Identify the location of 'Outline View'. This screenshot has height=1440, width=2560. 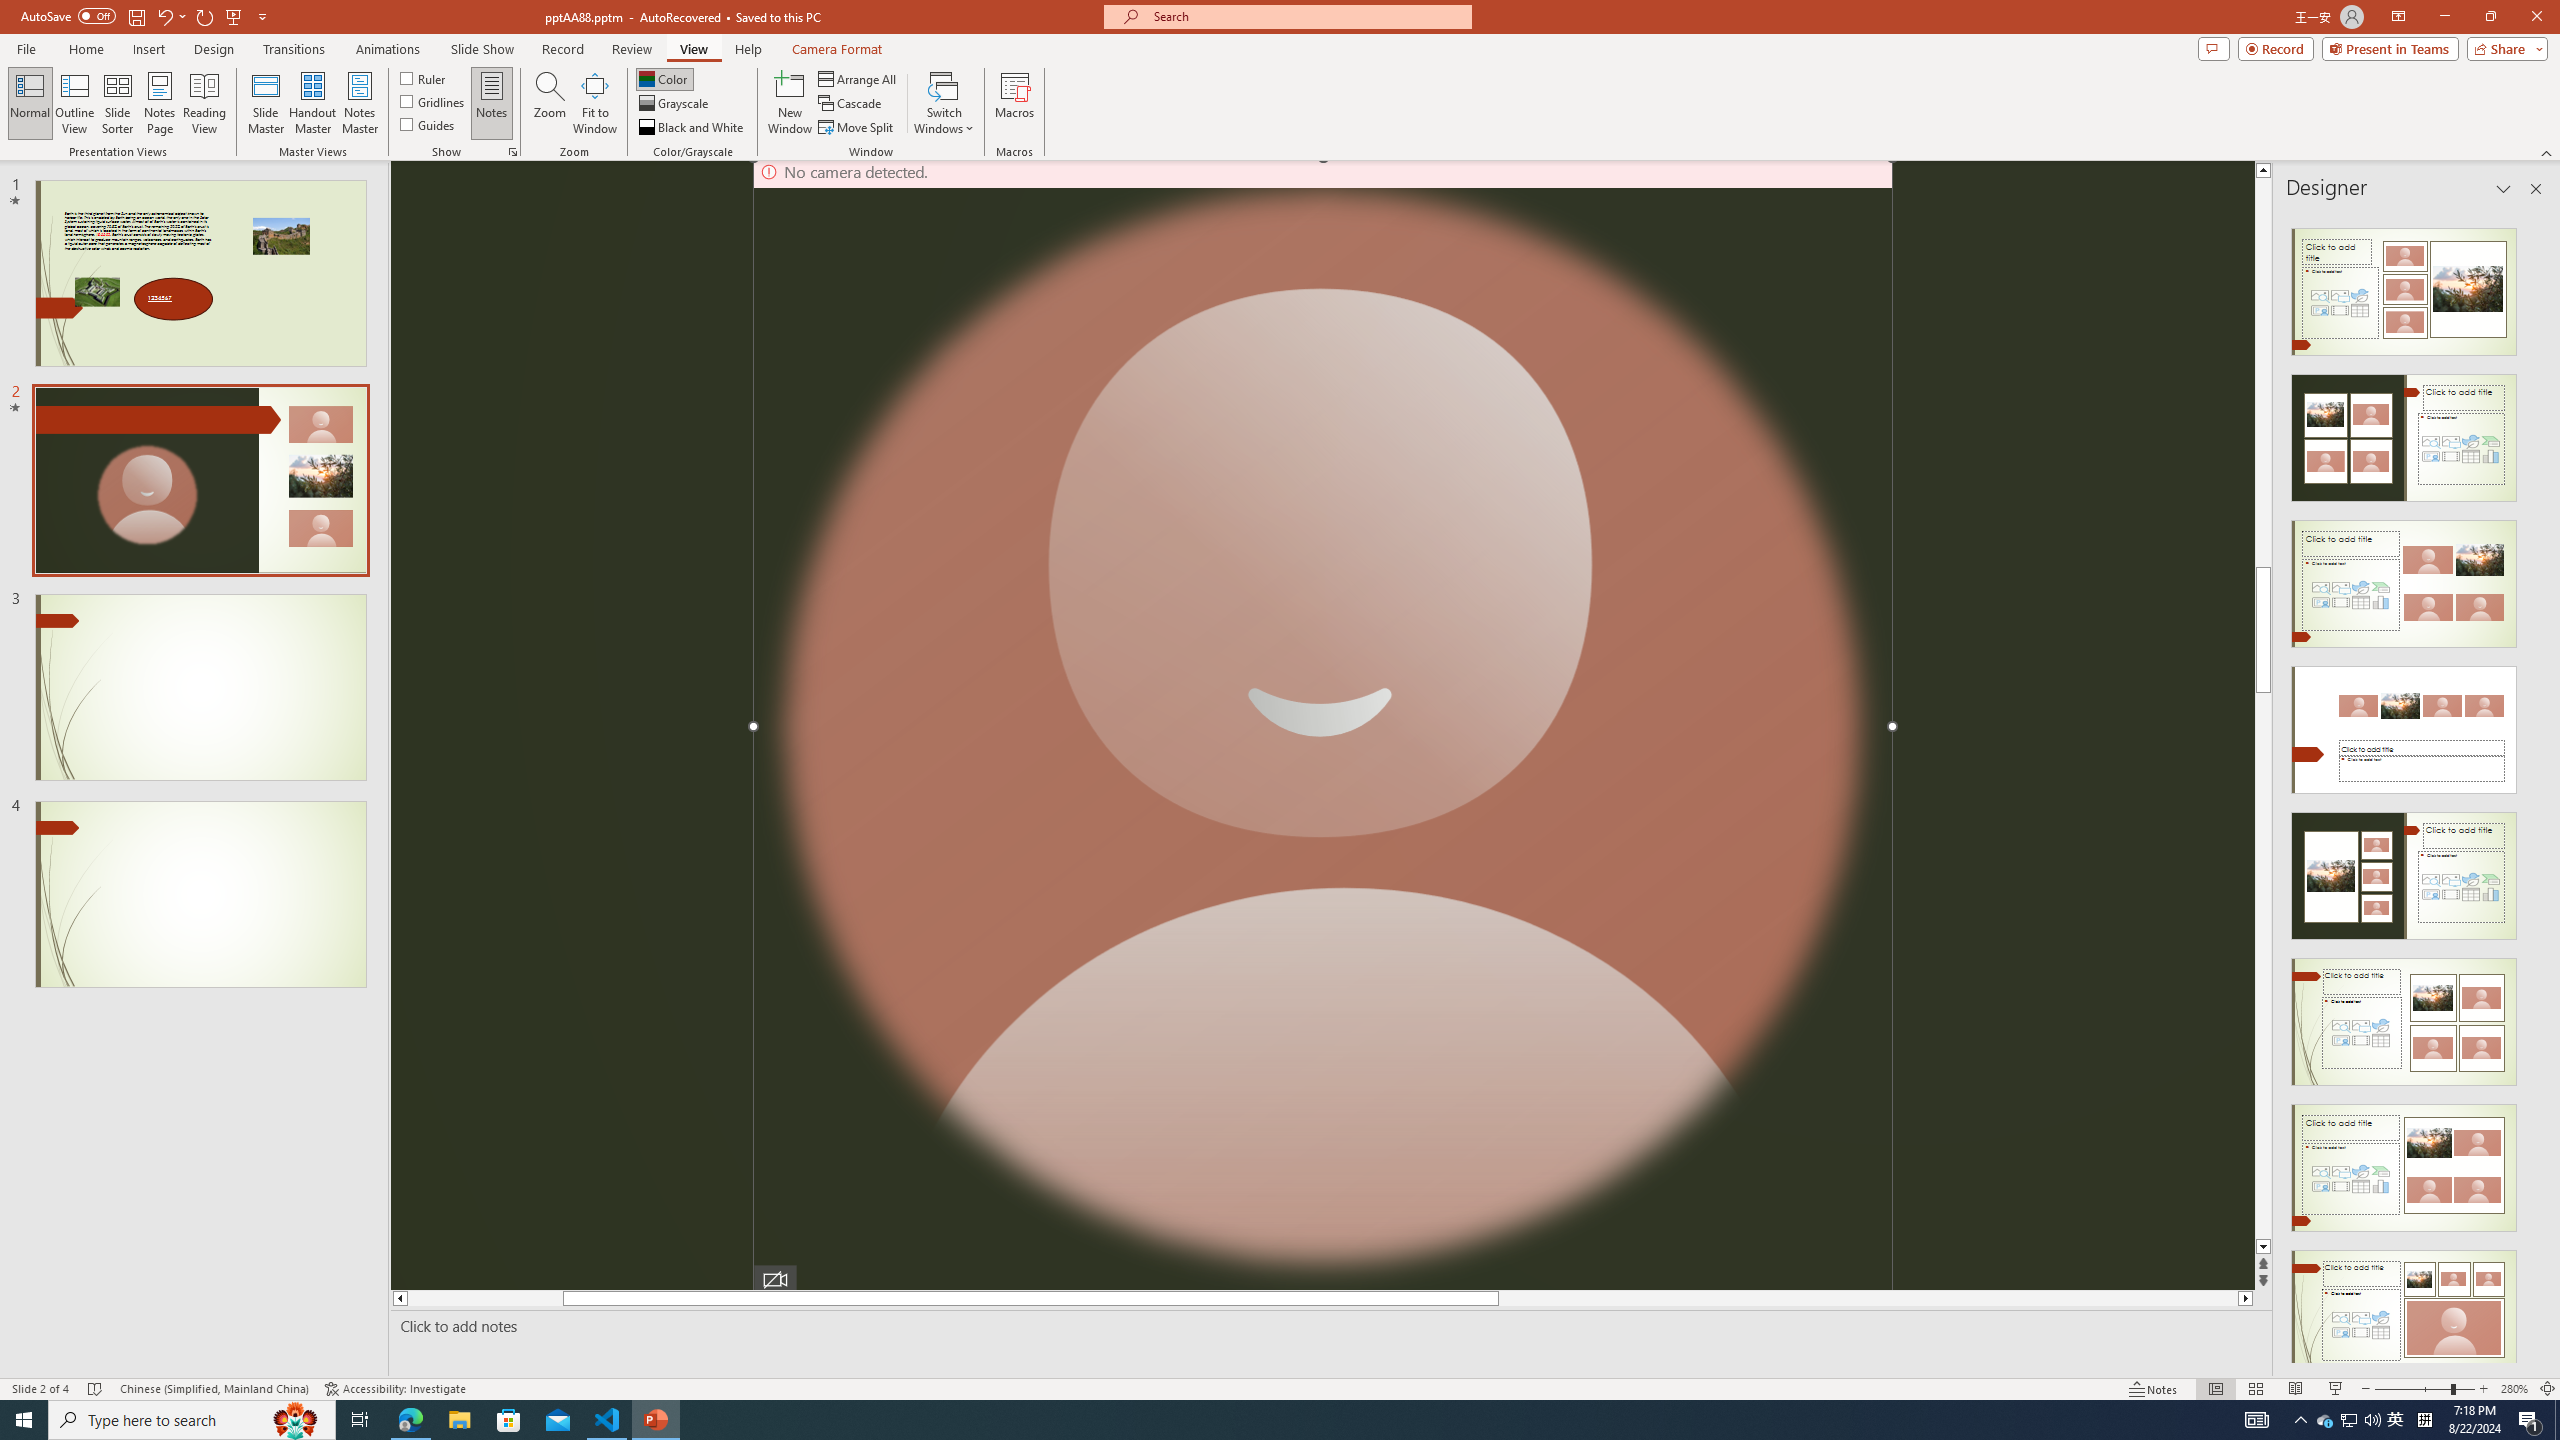
(74, 103).